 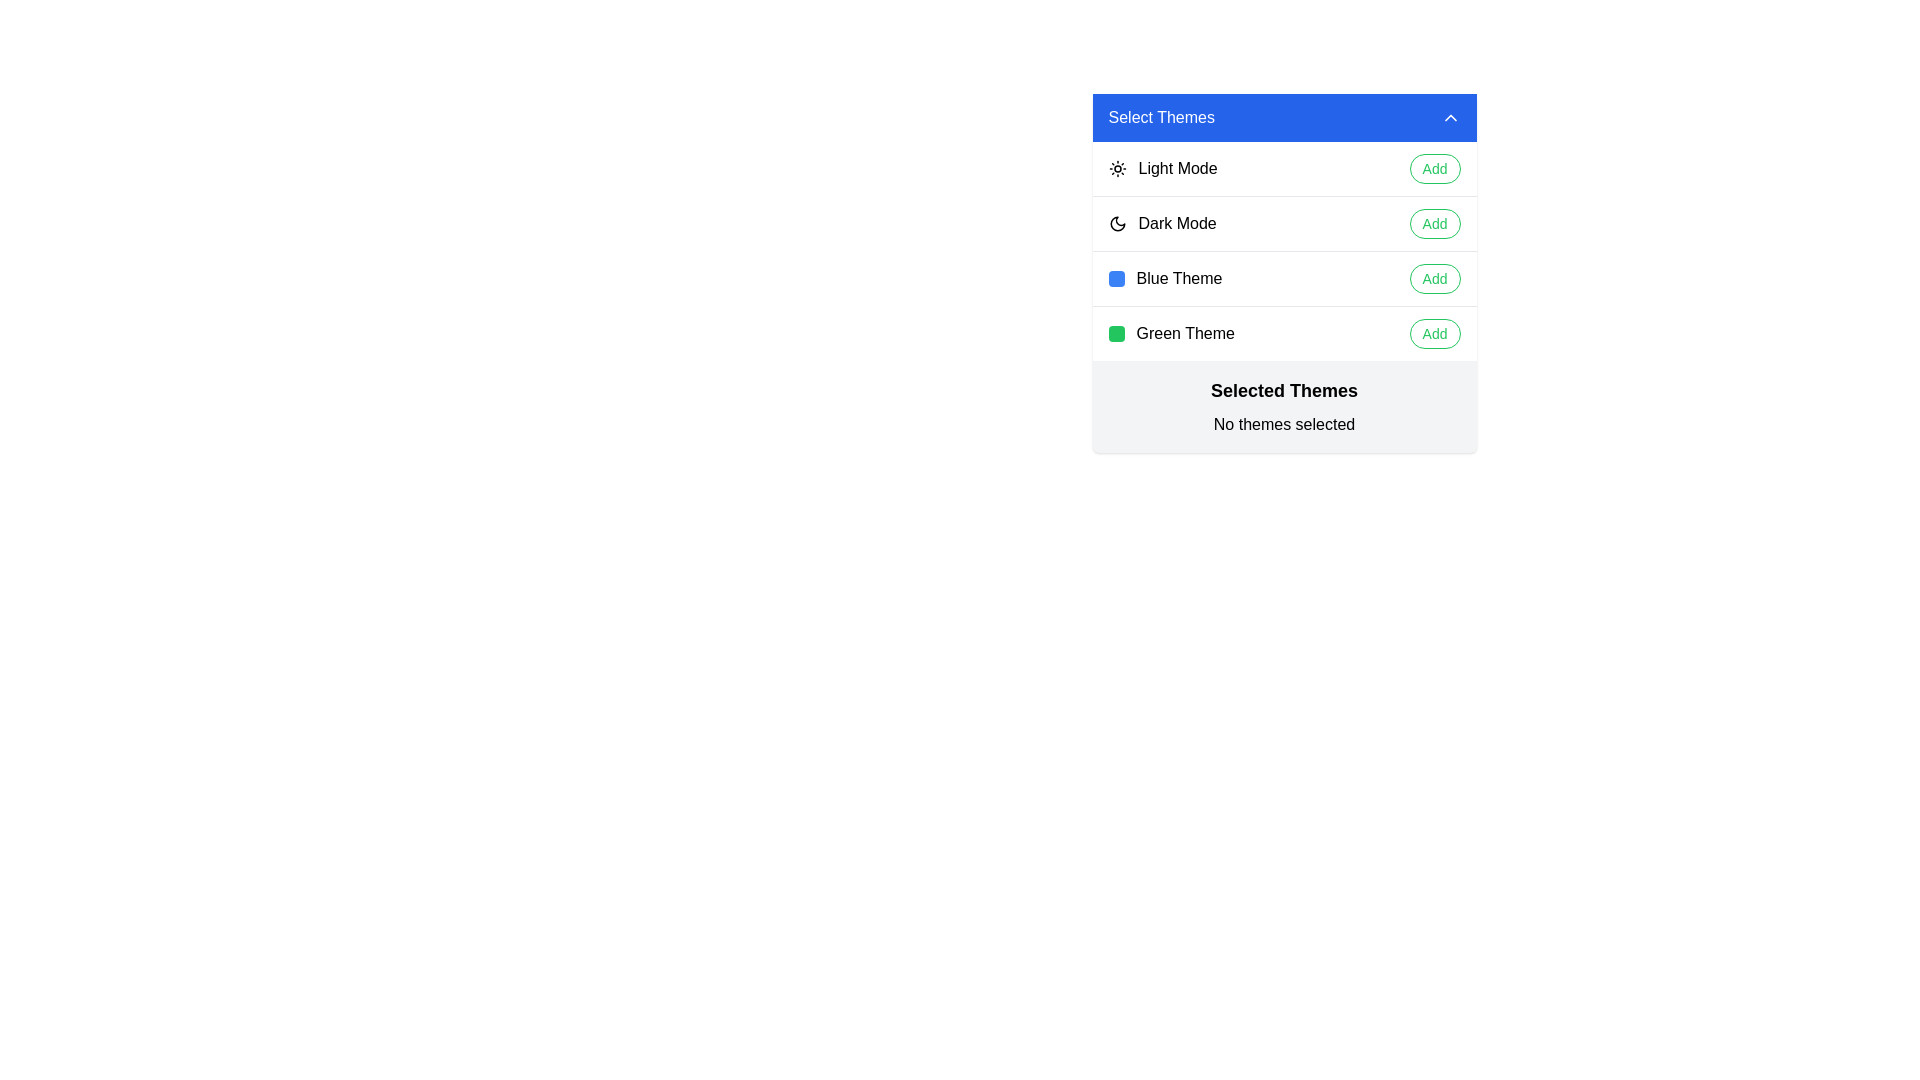 I want to click on the crescent moon icon representing 'Dark Mode' in the theme selection menu by moving the cursor to its center point, so click(x=1116, y=223).